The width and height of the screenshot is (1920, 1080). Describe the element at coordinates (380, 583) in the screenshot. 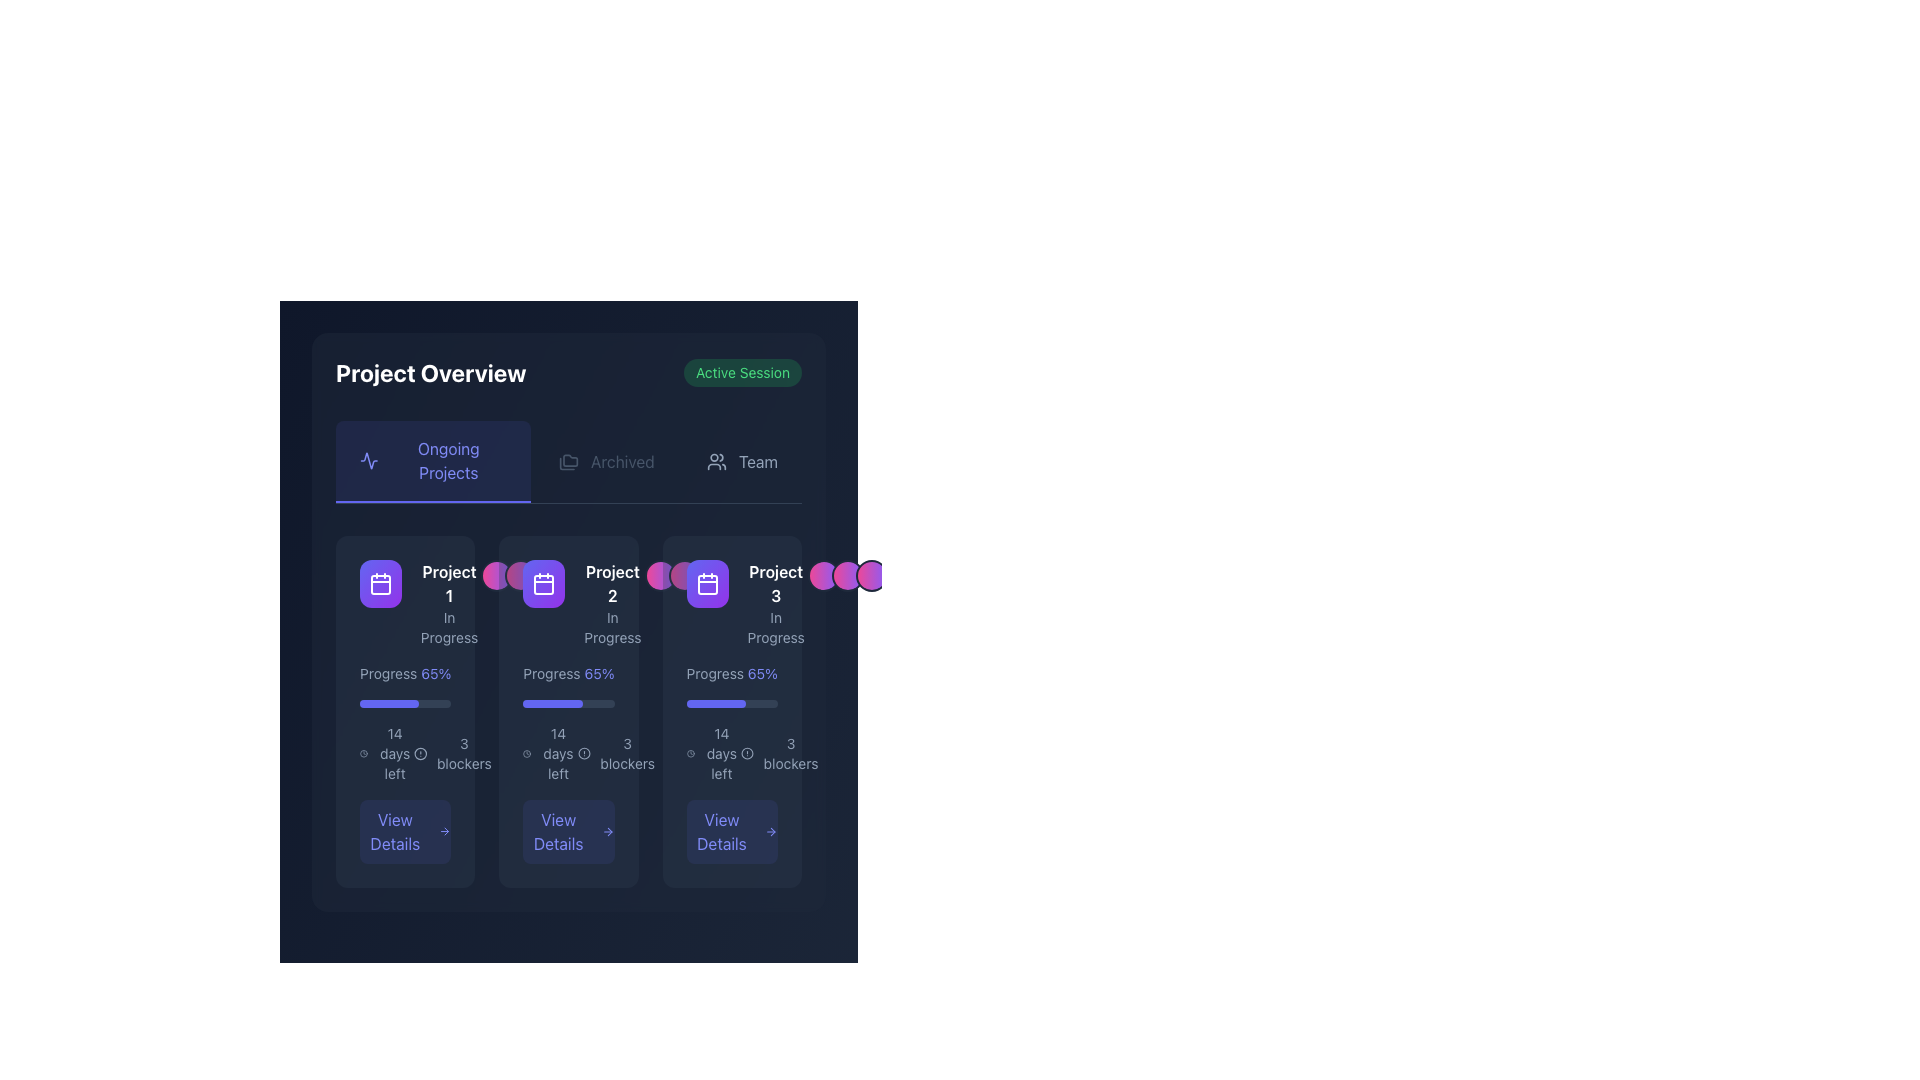

I see `the graphical representation icon for 'Project 1', which is the first of three similar icons in the 'Ongoing Projects' section` at that location.